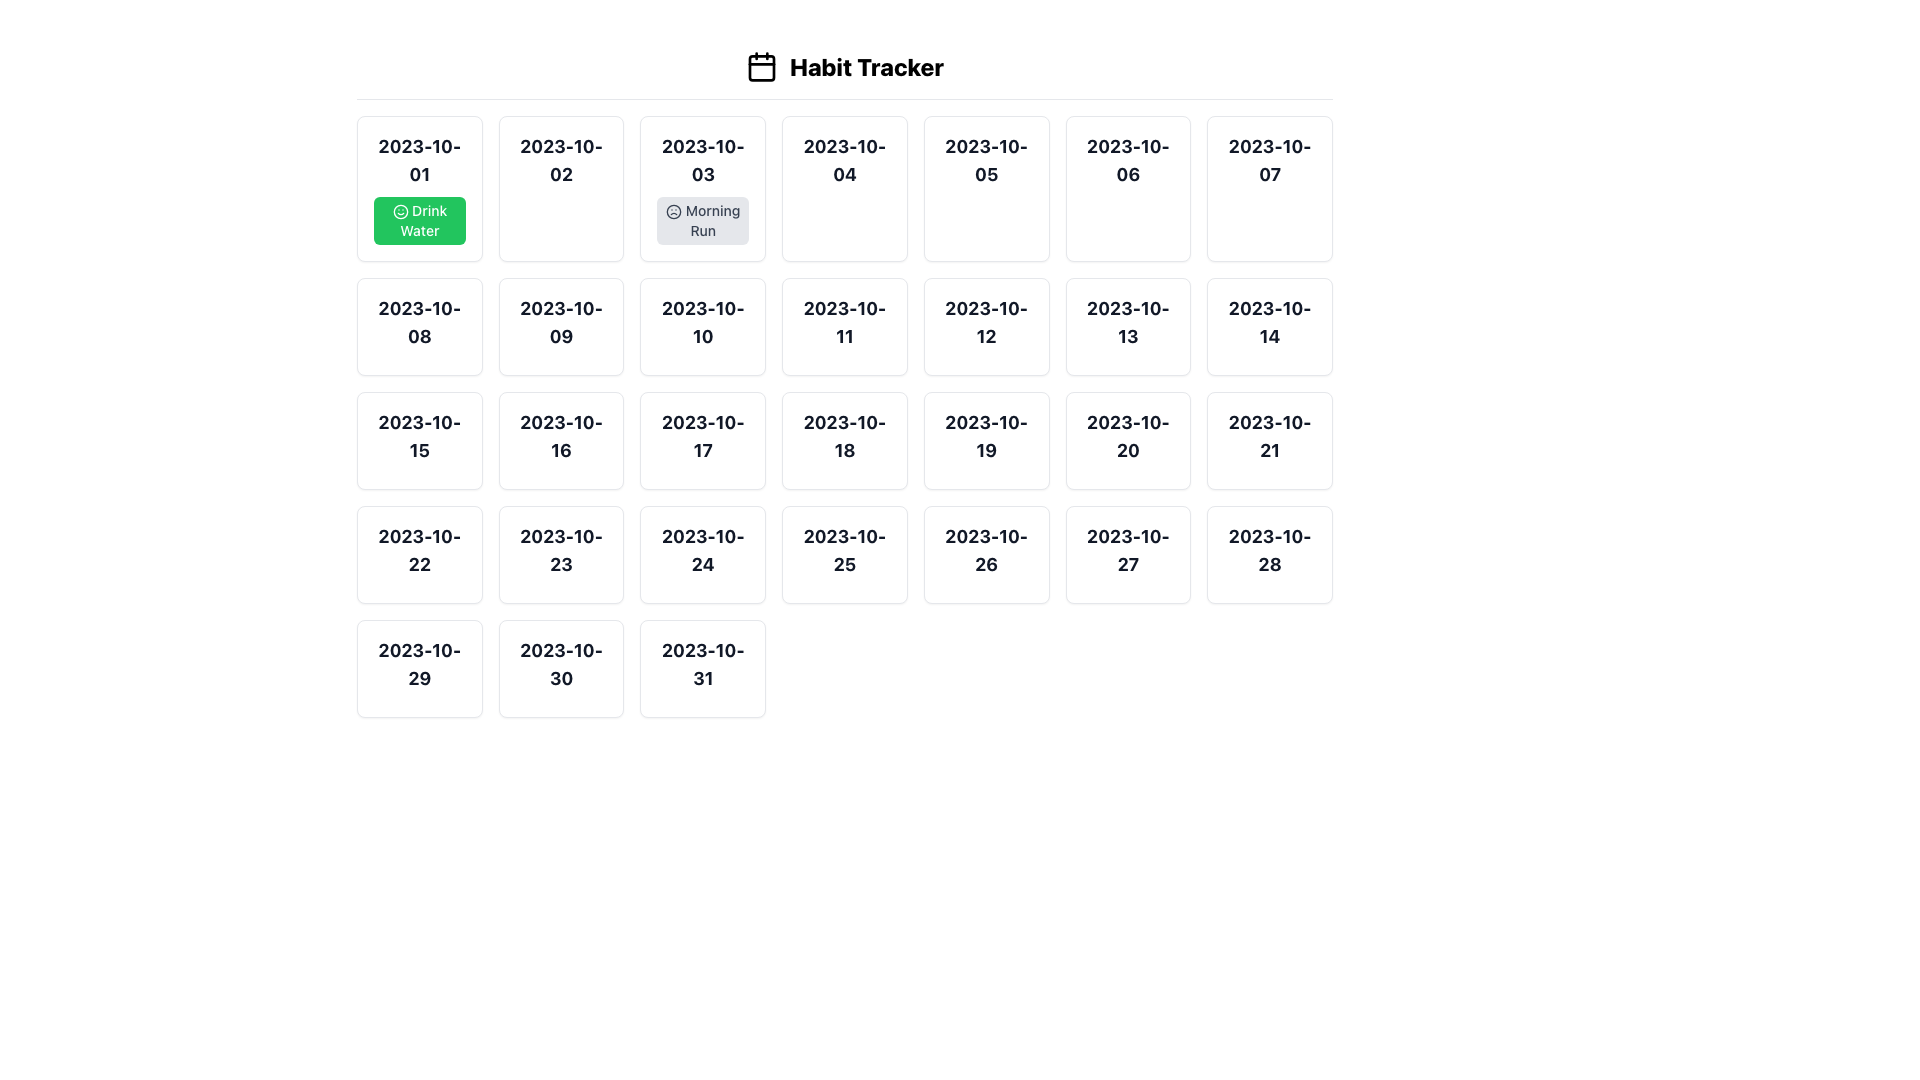  I want to click on the date display block in the habit tracker application located in the fourth column of the second row, which shows the date '2023-10-09', so click(560, 326).